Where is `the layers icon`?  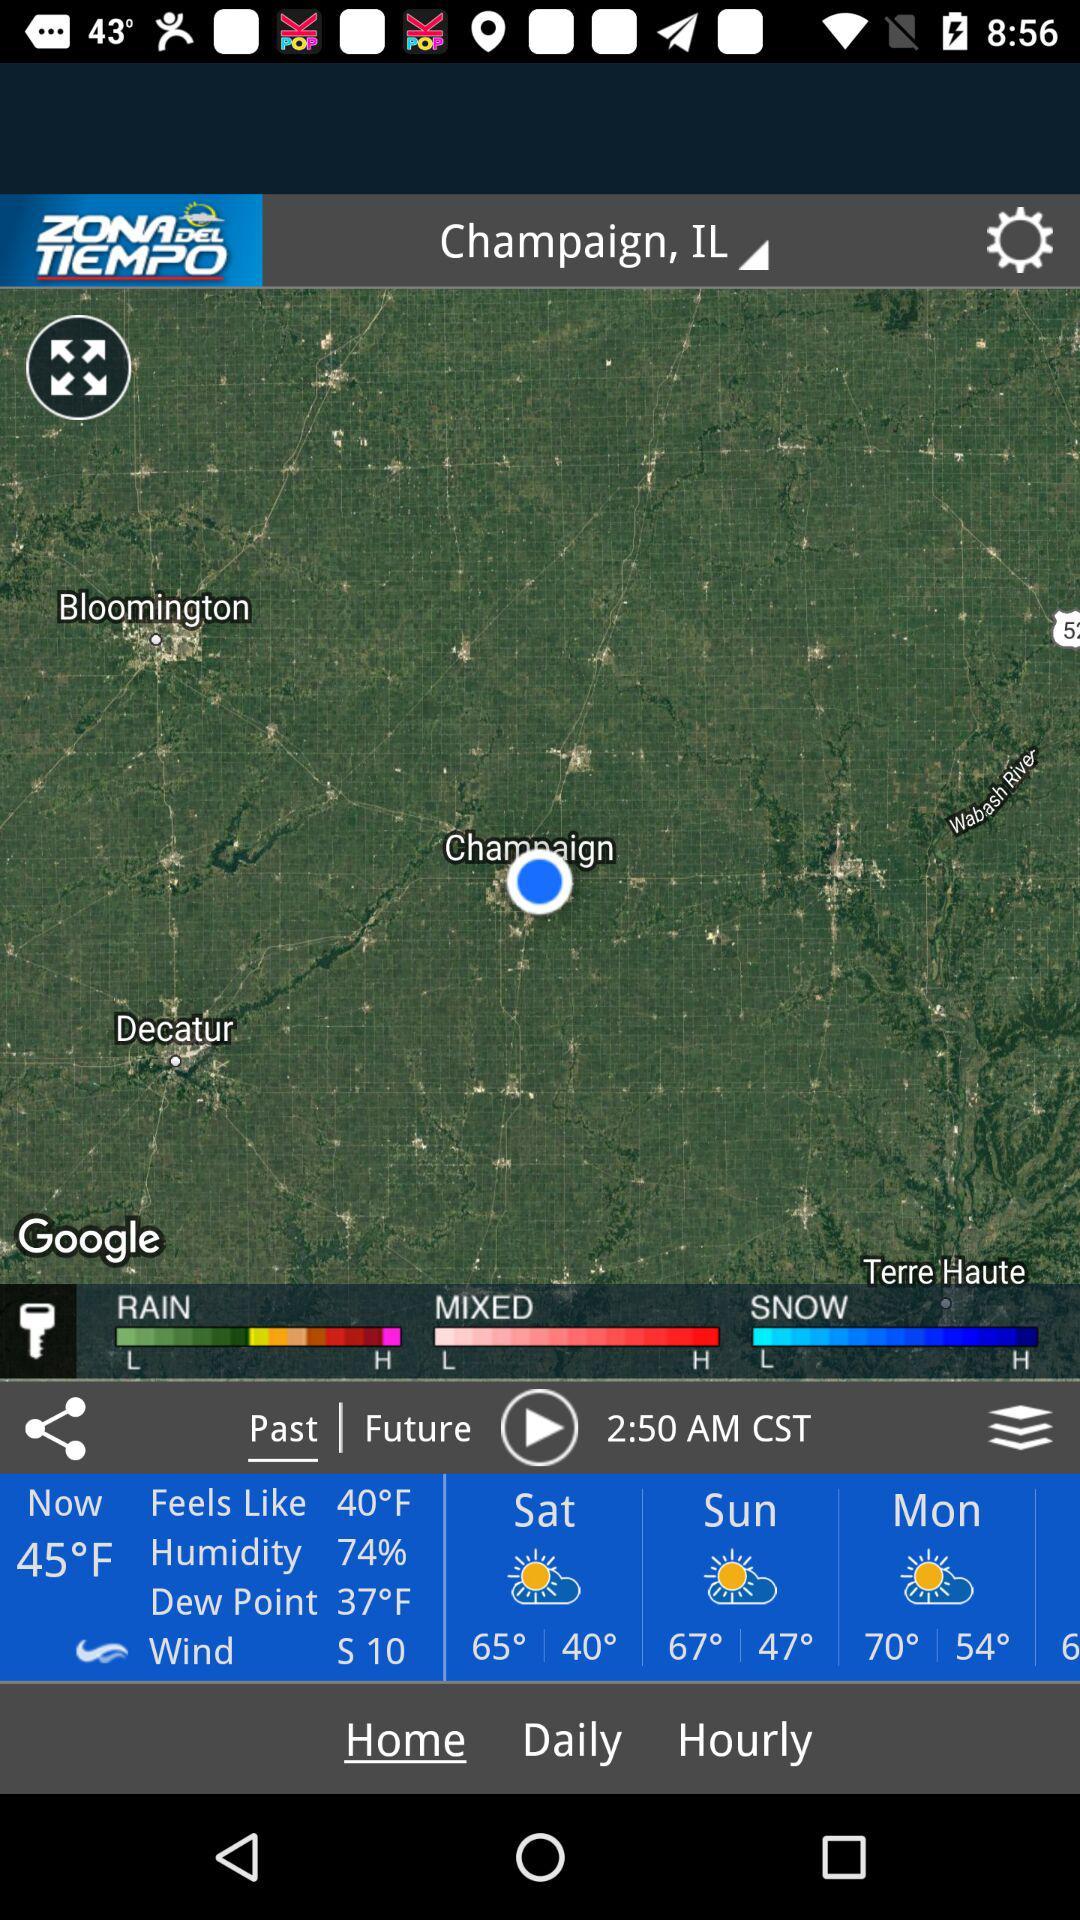 the layers icon is located at coordinates (1020, 1426).